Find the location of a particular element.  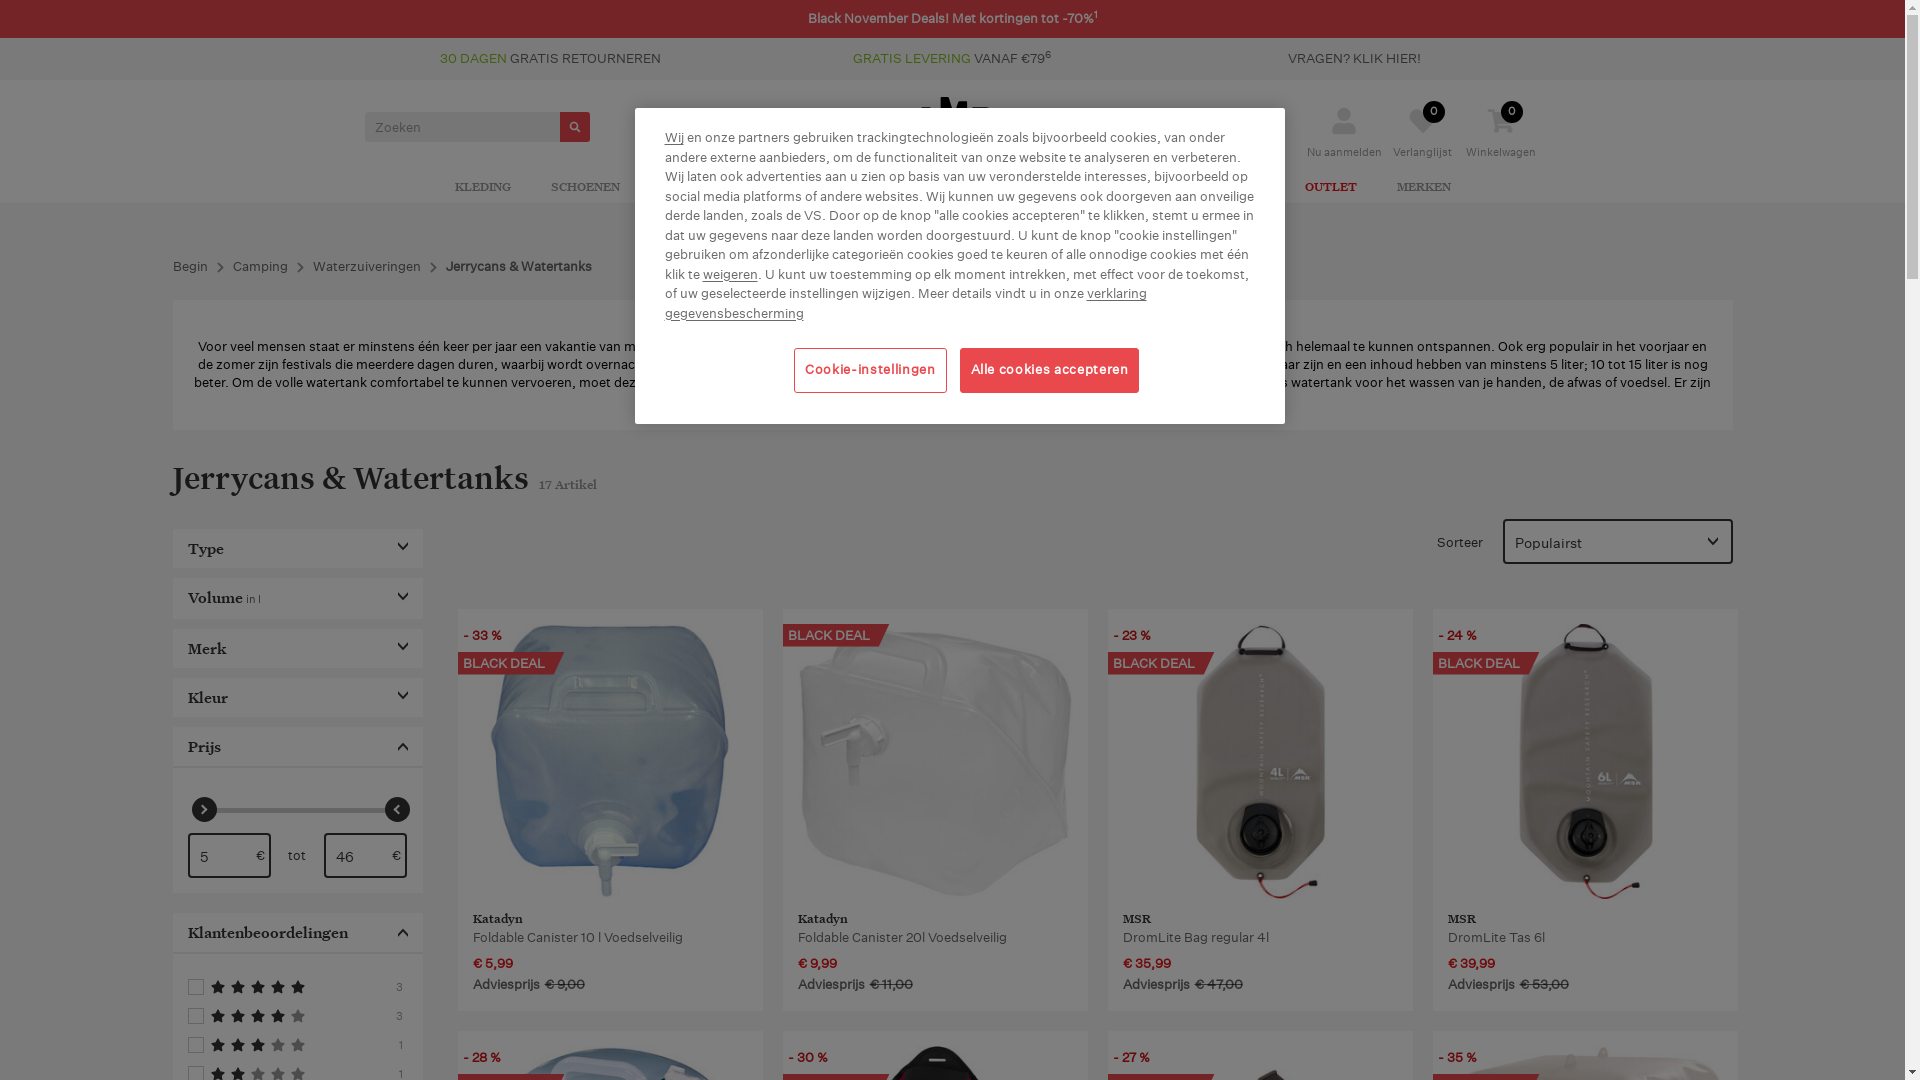

'0 is located at coordinates (1501, 145).